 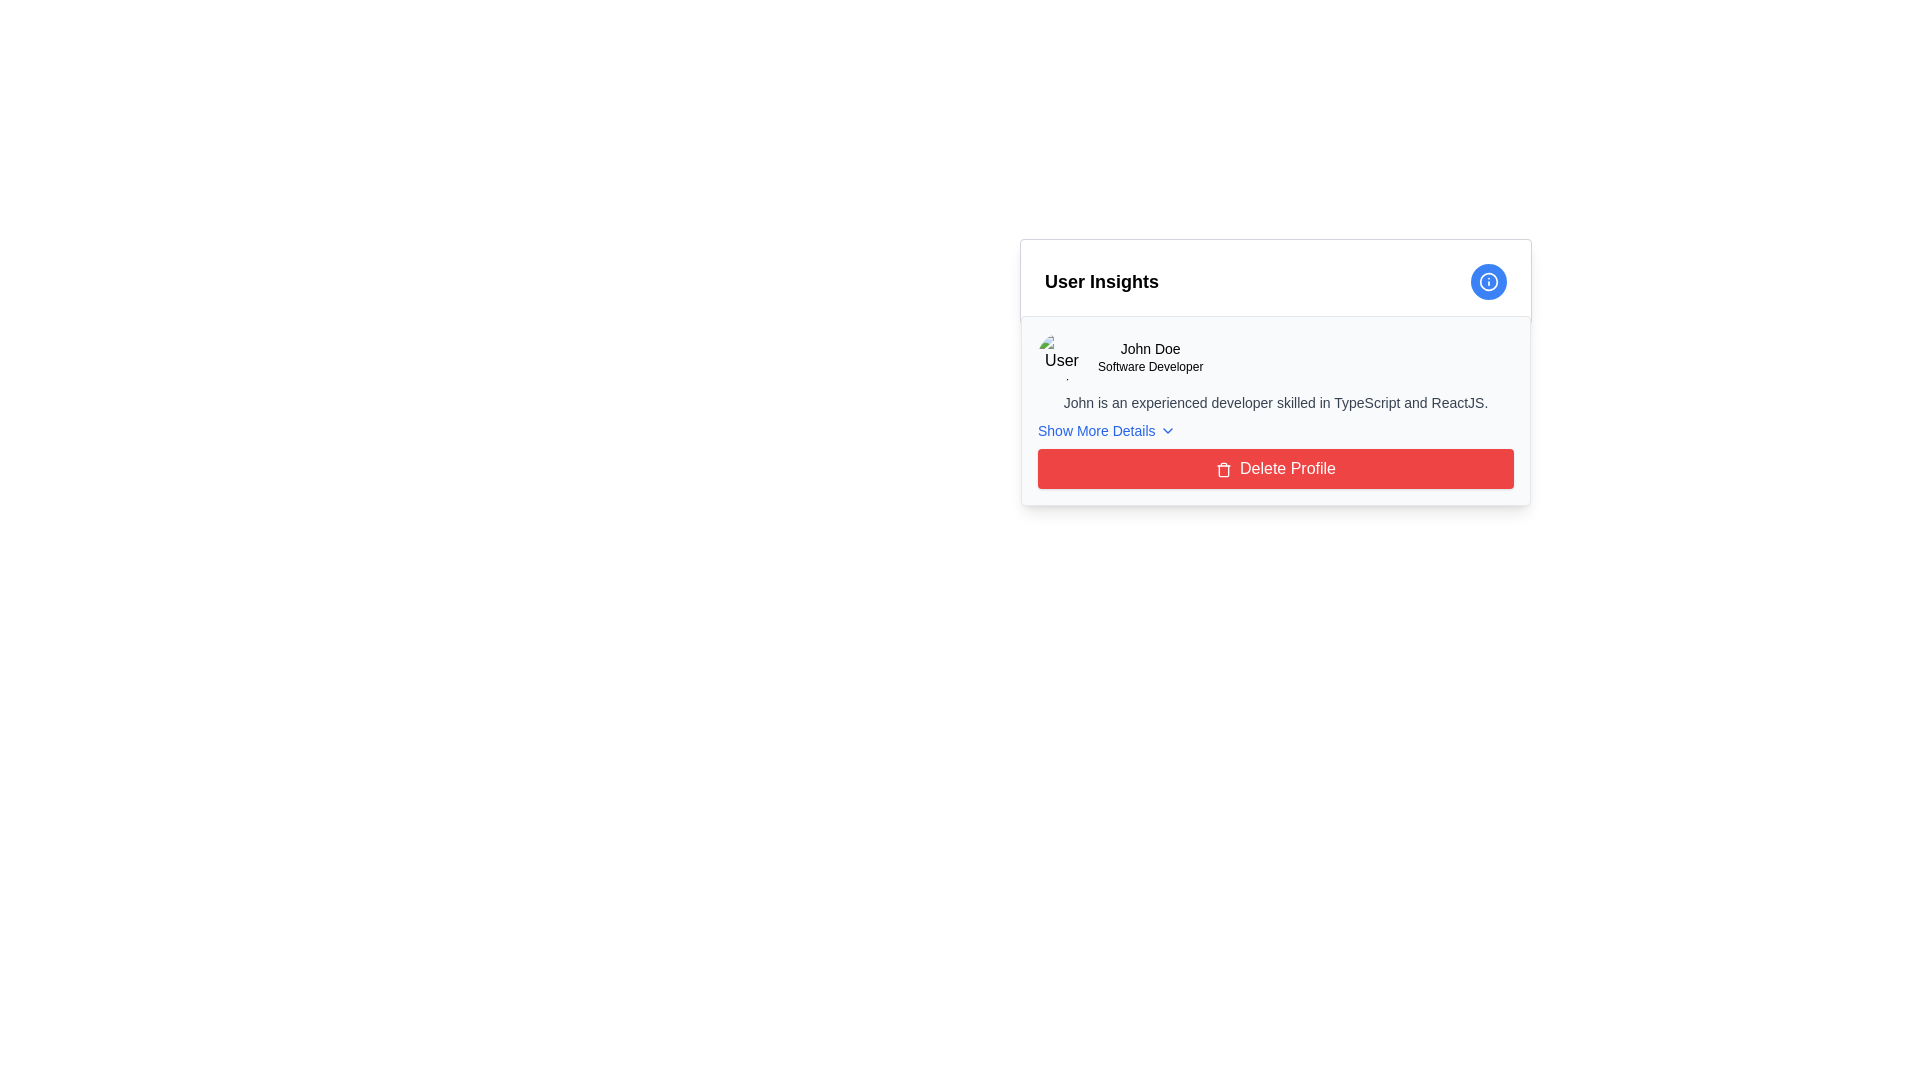 What do you see at coordinates (1275, 469) in the screenshot?
I see `the 'Delete Profile' button, which features a red background, white text, and a trash icon, located at the bottom of a user summary card` at bounding box center [1275, 469].